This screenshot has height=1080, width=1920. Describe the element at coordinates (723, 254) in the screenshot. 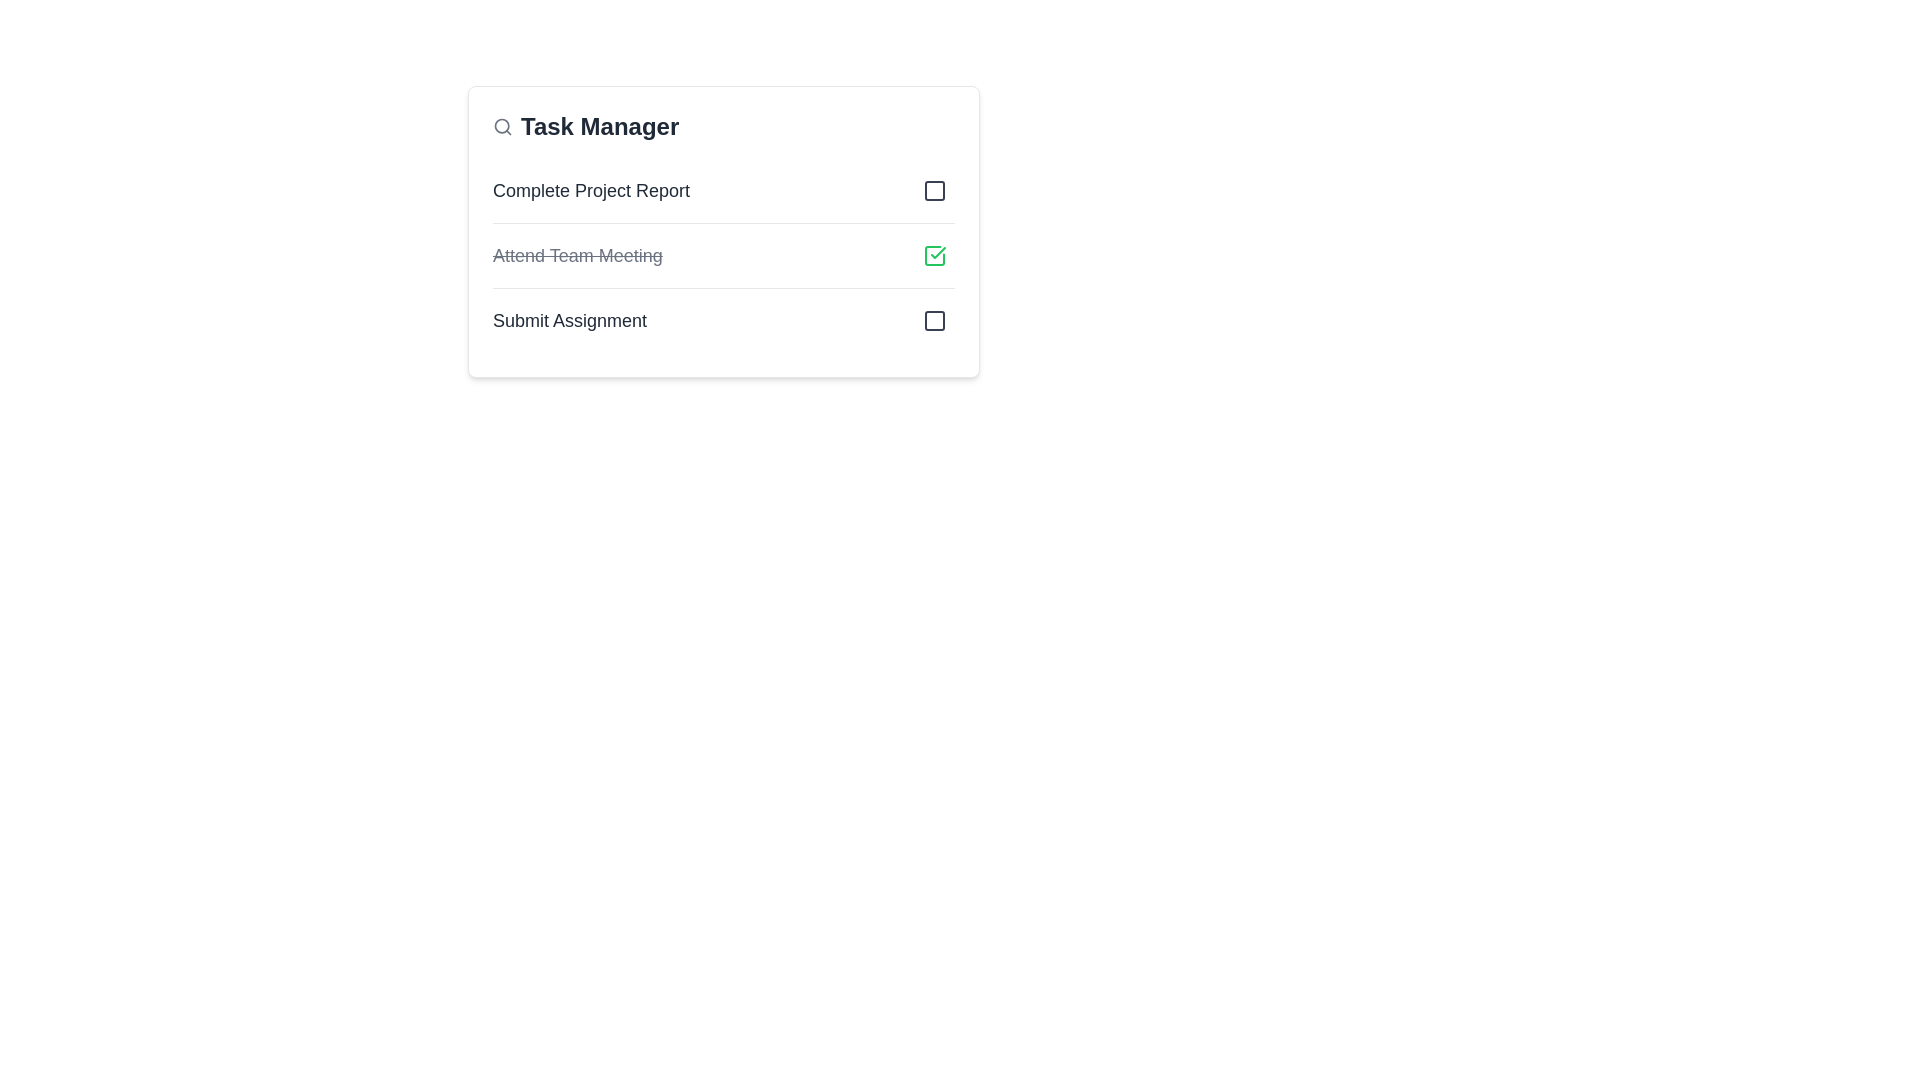

I see `the individual task item in the task management list` at that location.